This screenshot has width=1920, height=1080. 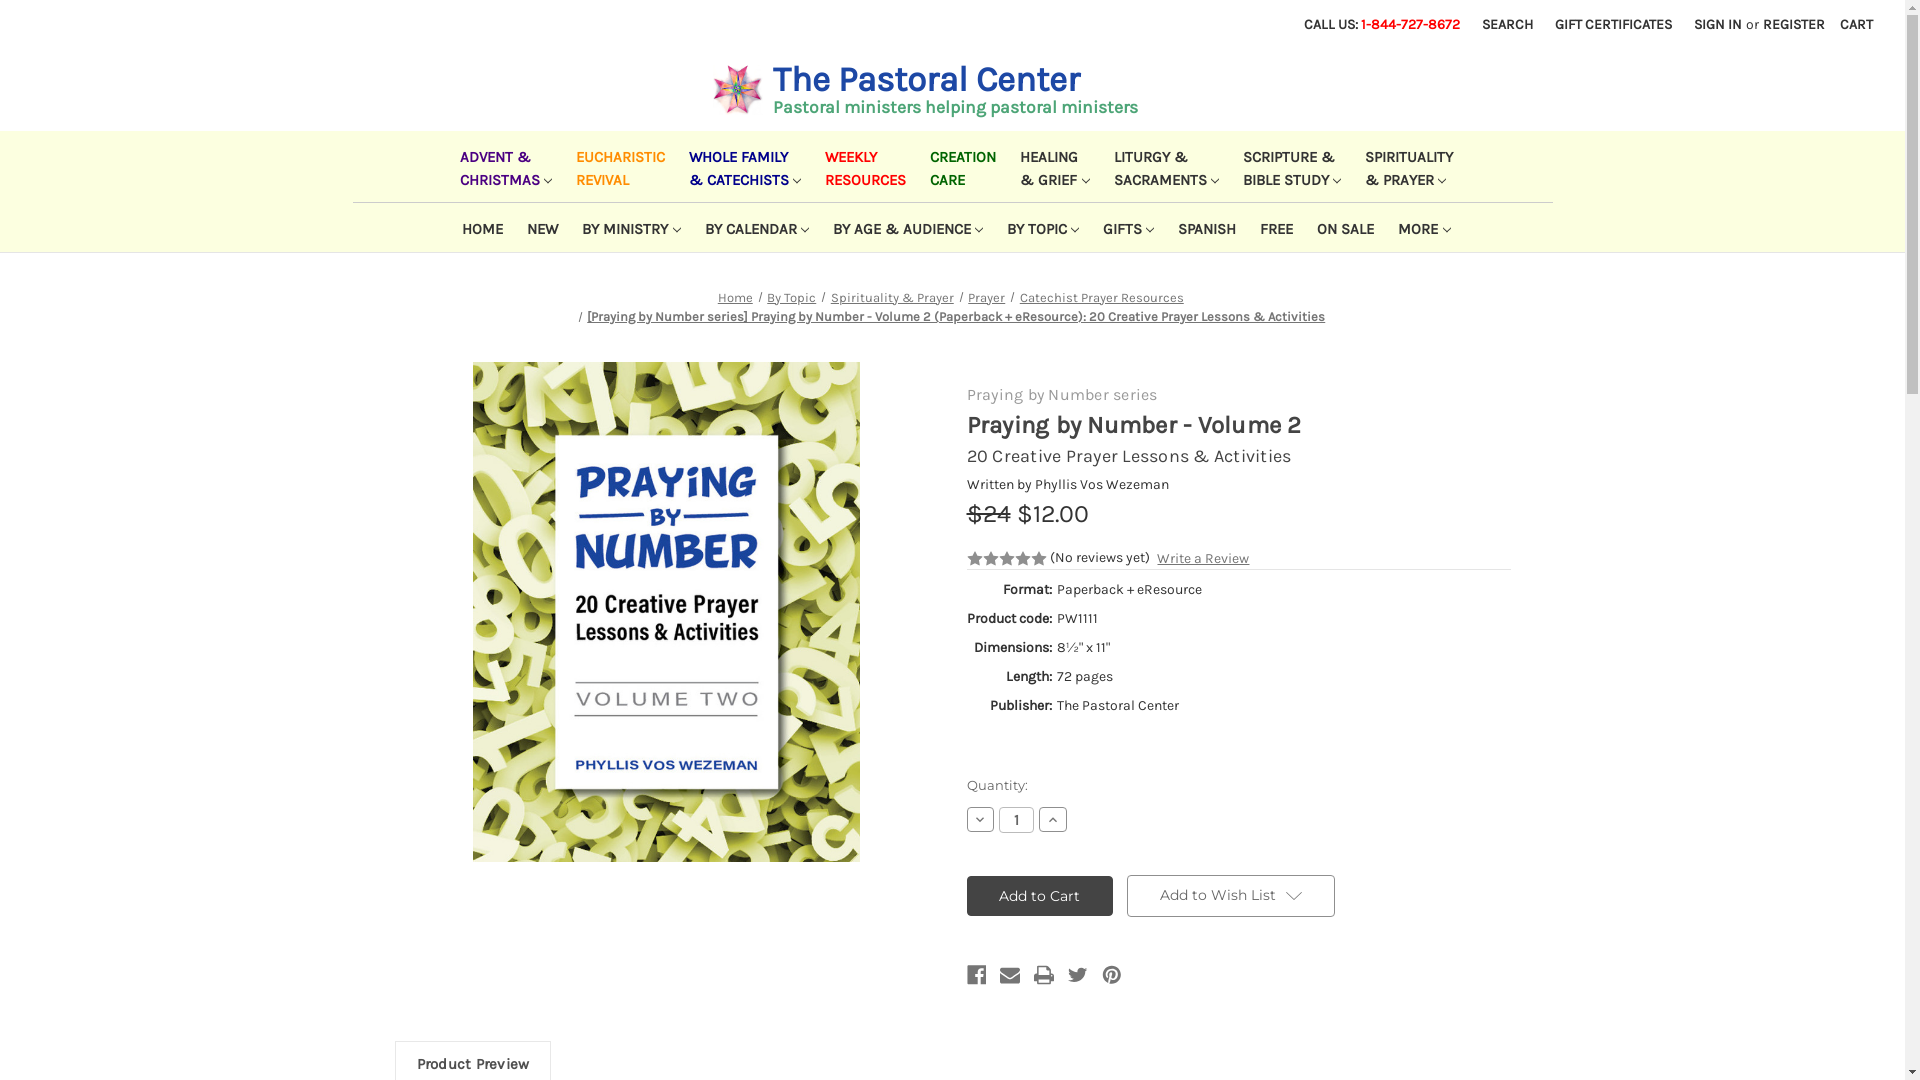 What do you see at coordinates (1085, 226) in the screenshot?
I see `'GIFTS'` at bounding box center [1085, 226].